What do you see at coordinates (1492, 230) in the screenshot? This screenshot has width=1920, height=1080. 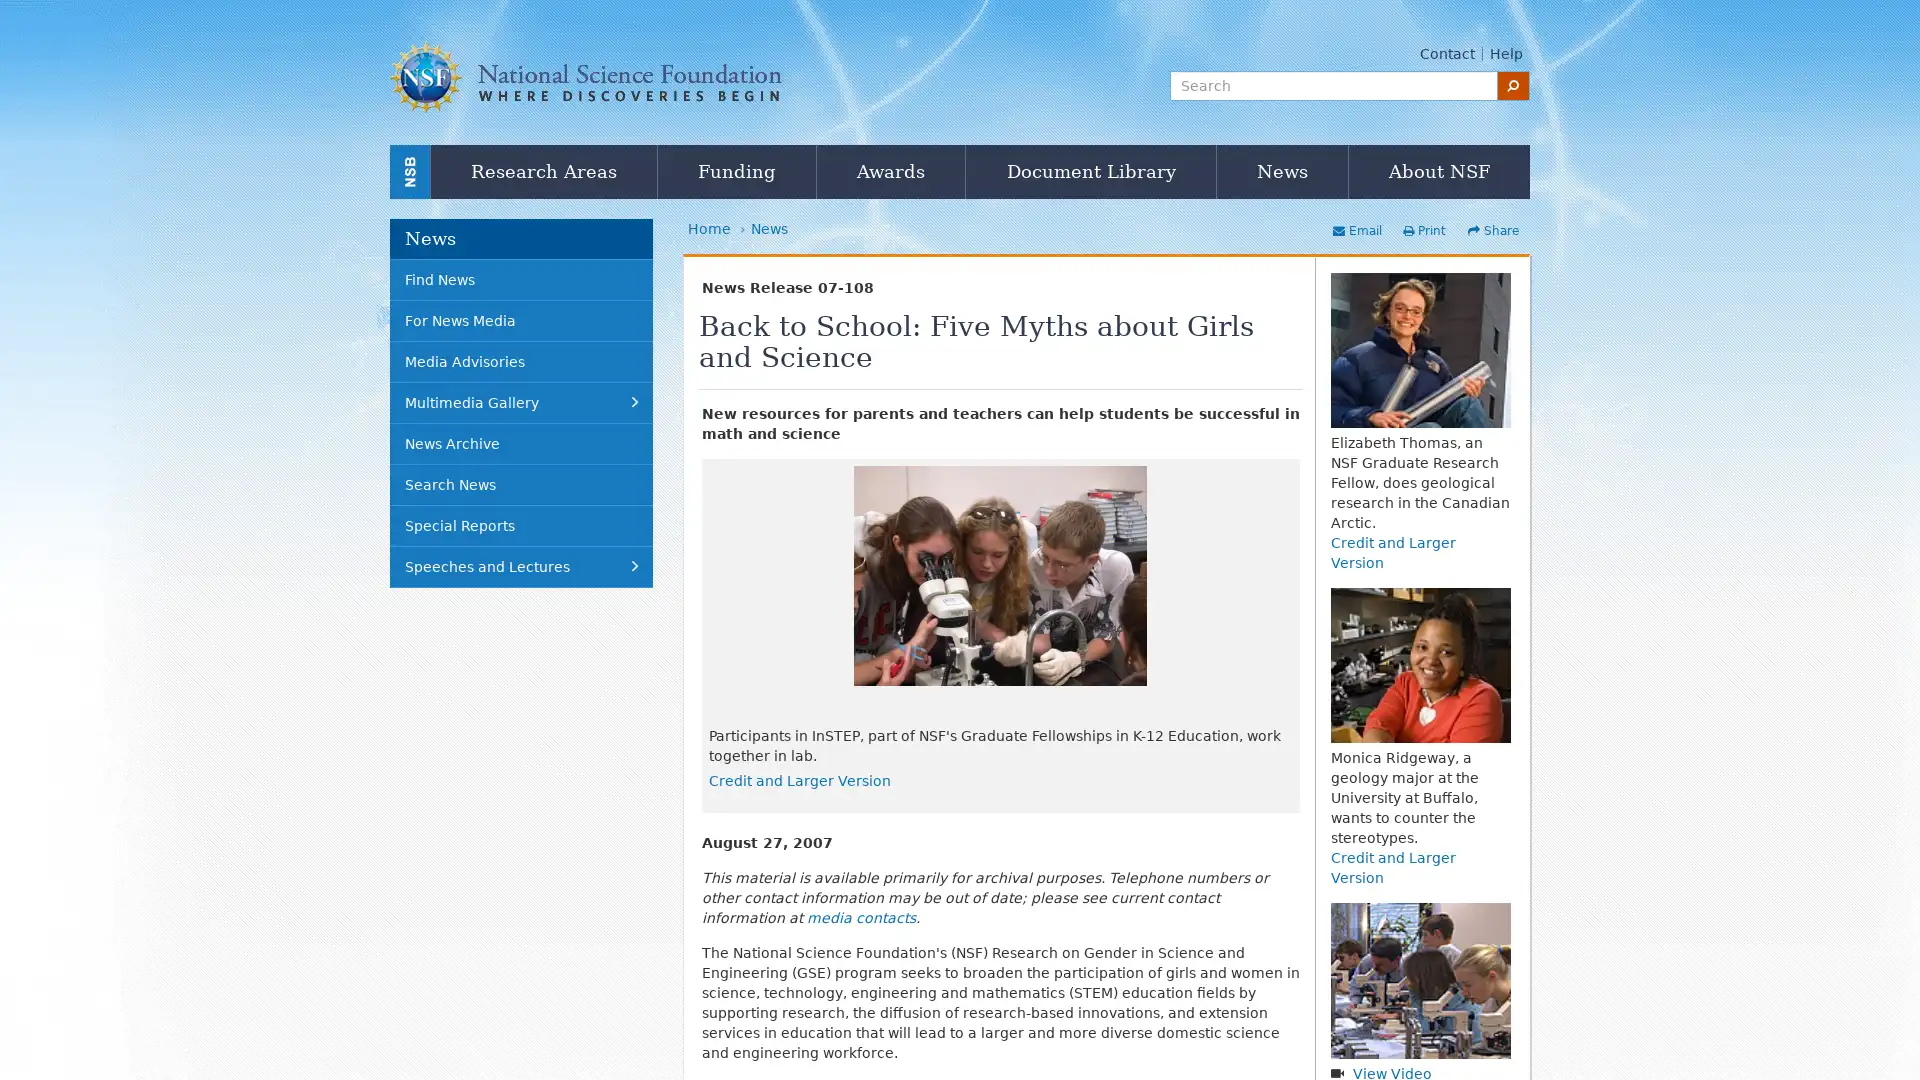 I see `Share this page` at bounding box center [1492, 230].